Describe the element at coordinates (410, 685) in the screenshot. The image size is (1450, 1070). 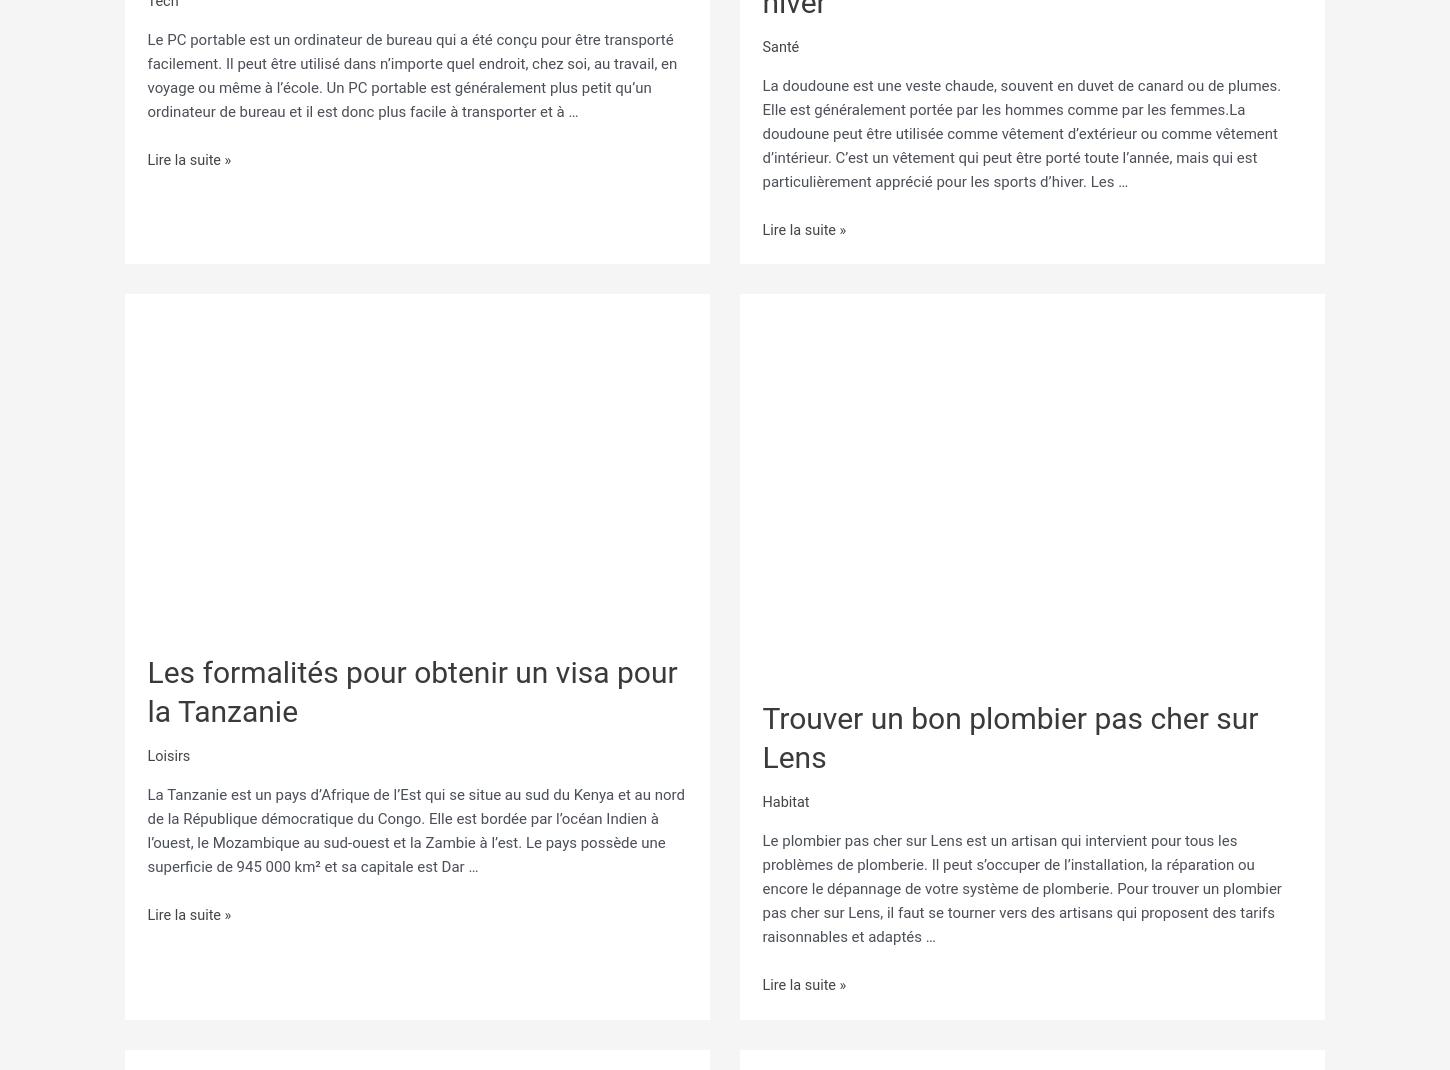
I see `'Les formalités pour obtenir un visa pour la Tanzanie'` at that location.